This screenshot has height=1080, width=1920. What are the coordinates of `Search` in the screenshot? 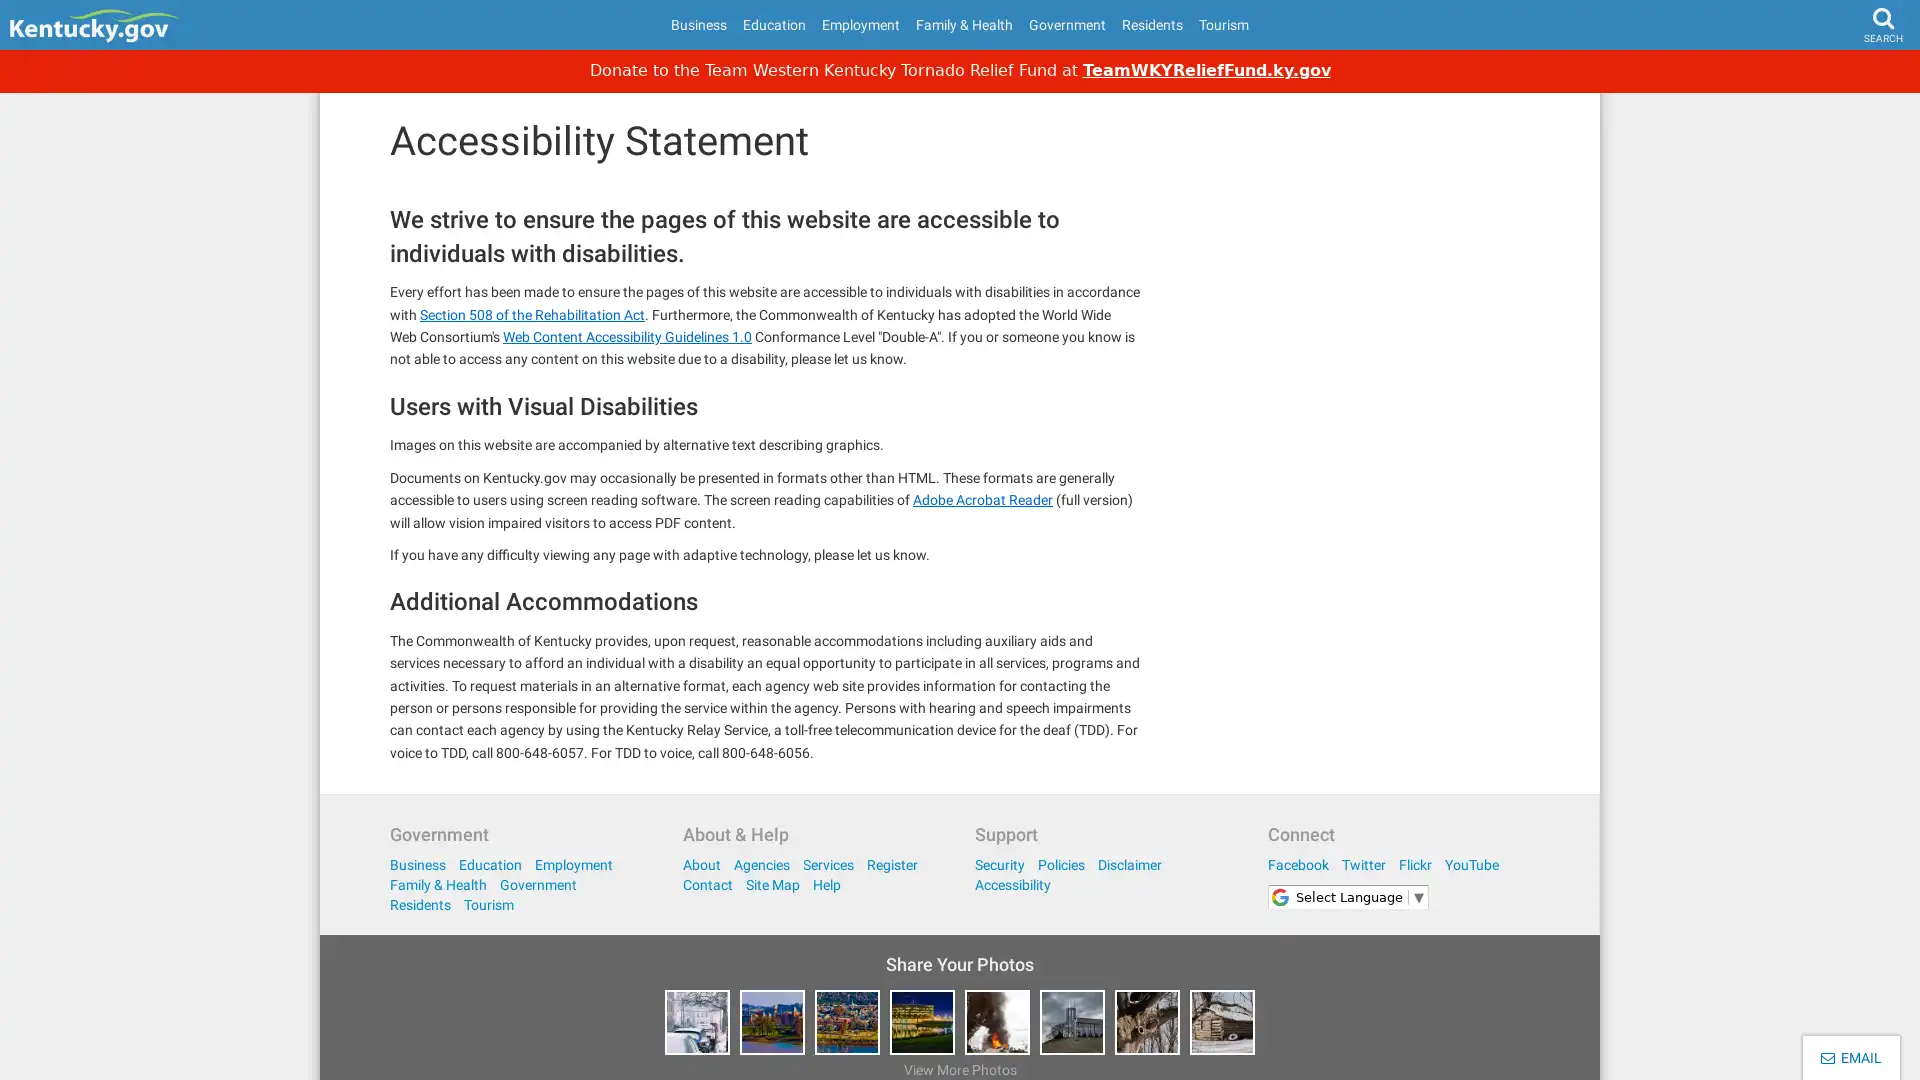 It's located at (1845, 76).